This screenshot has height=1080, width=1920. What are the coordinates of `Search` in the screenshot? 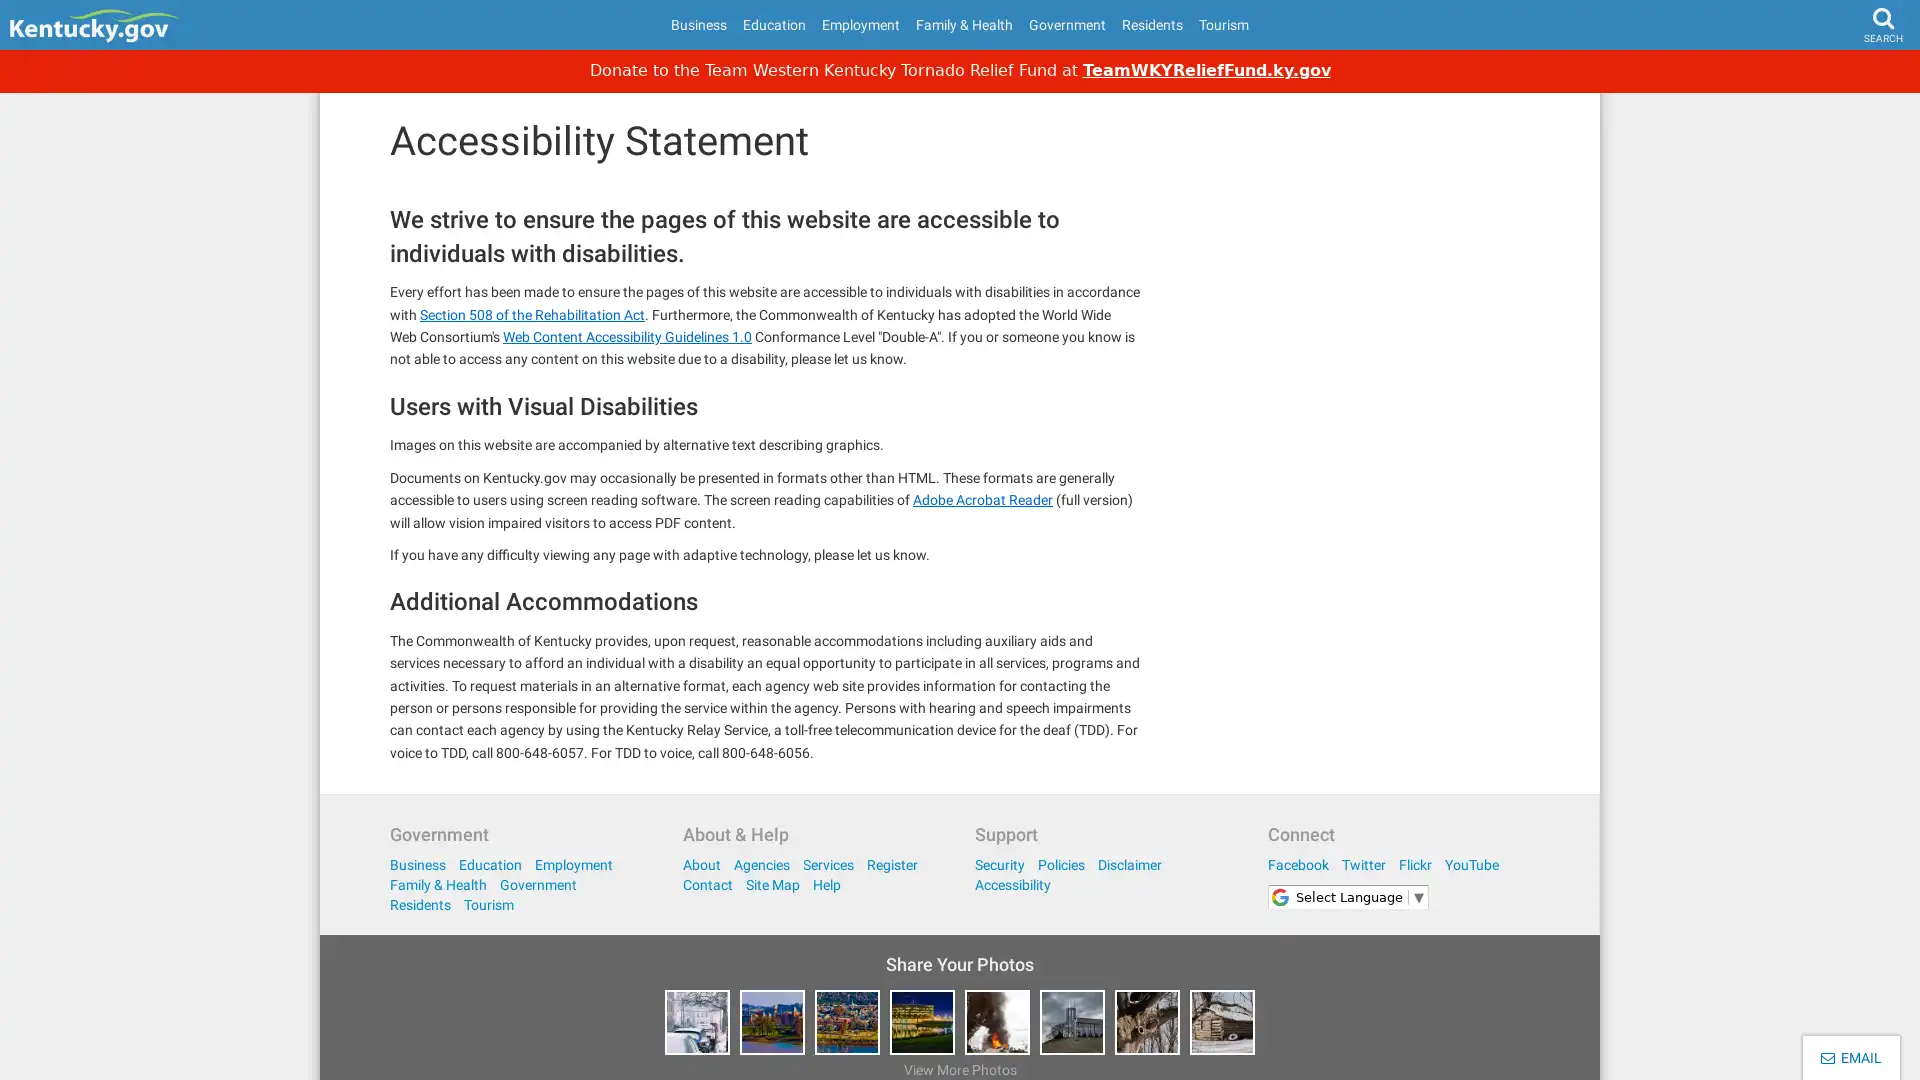 It's located at (1845, 76).